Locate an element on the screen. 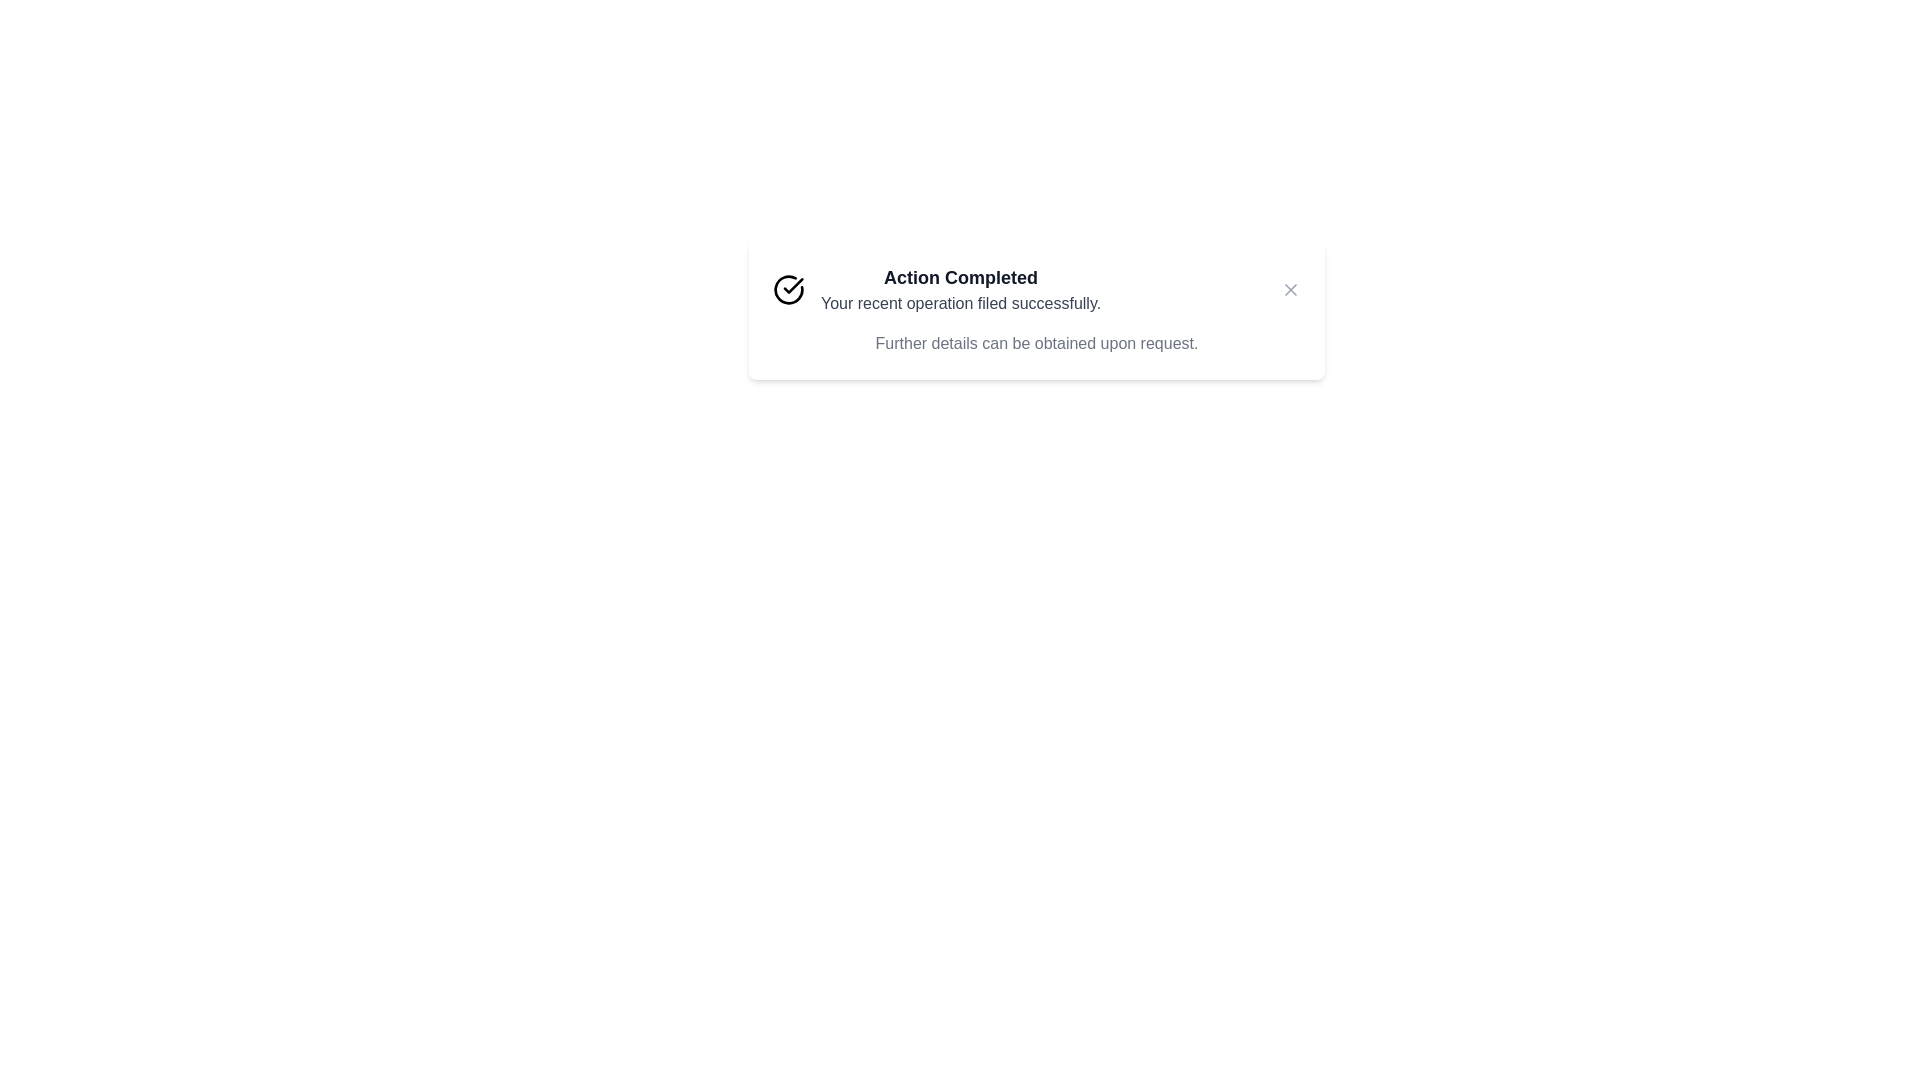 The image size is (1920, 1080). supplementary information text located in the light green box directly below the message 'Your recent operation filed successfully.' is located at coordinates (1036, 342).